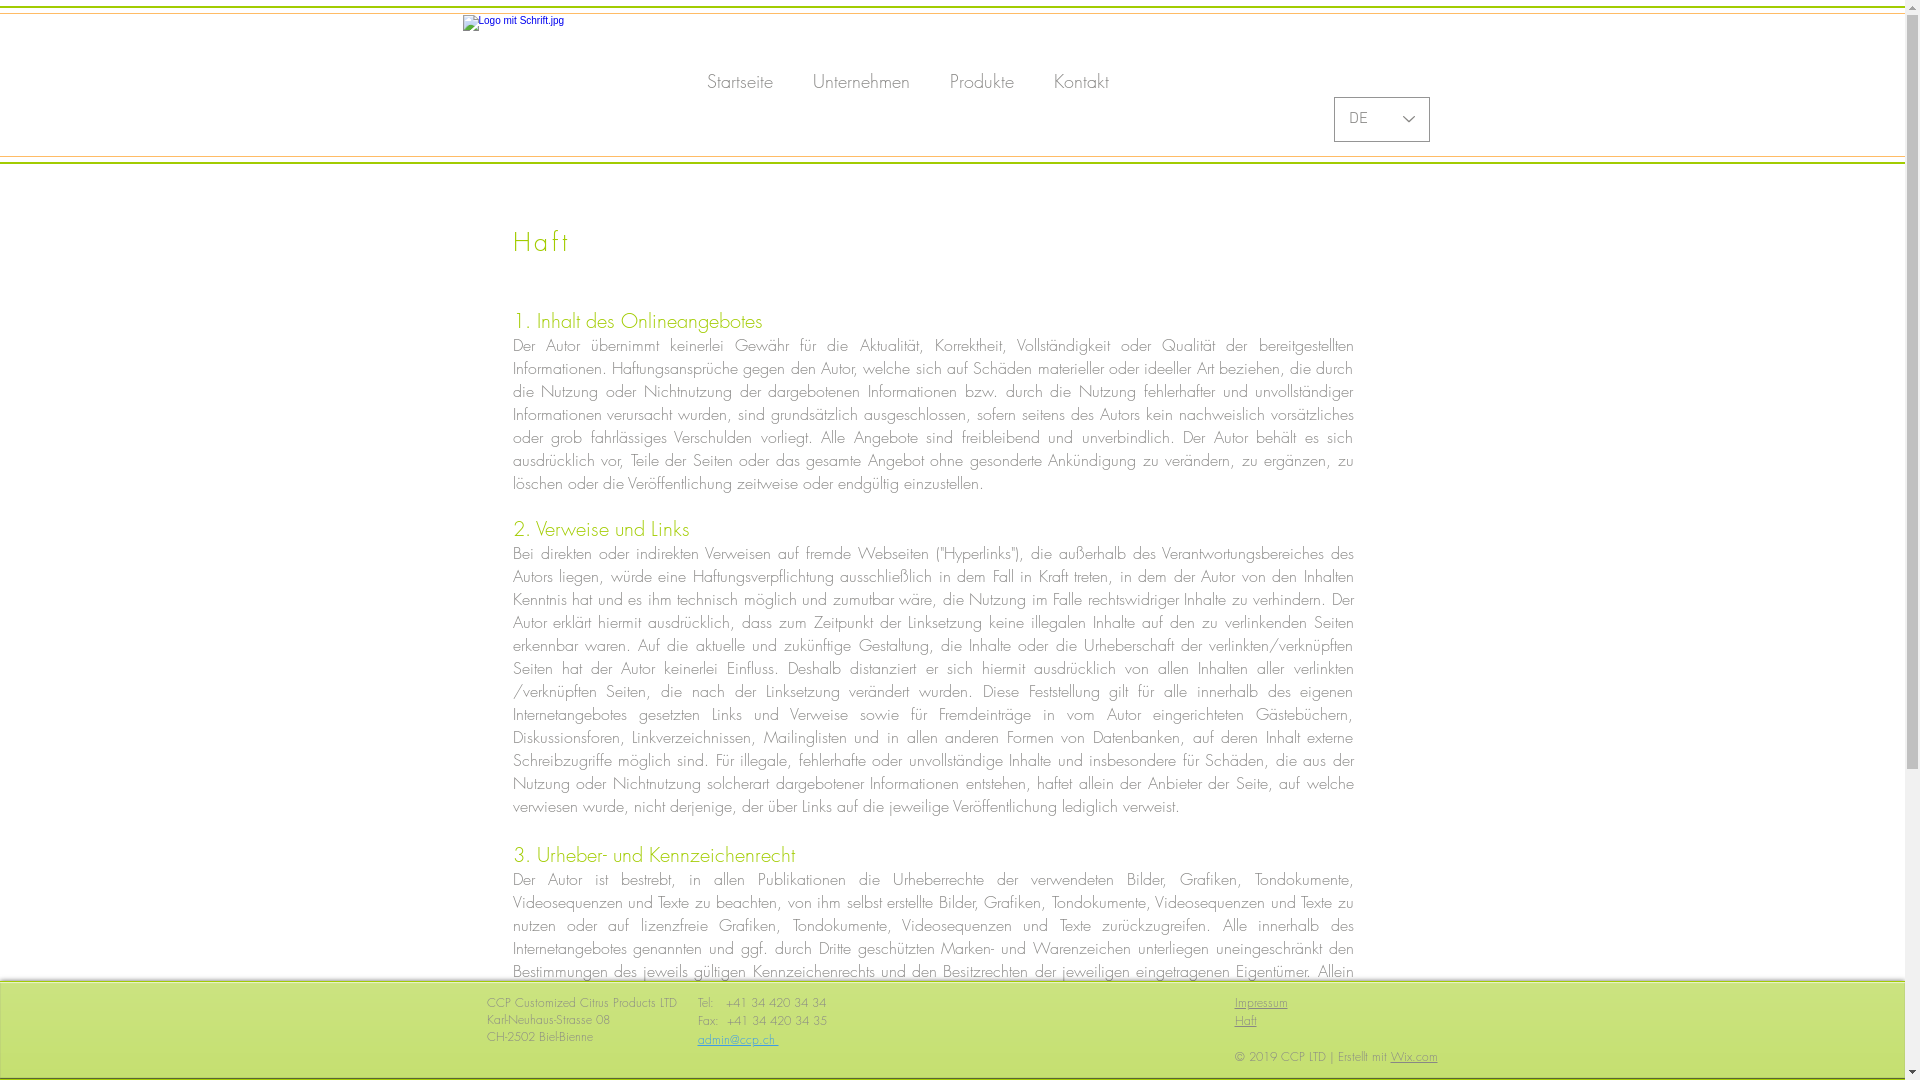  Describe the element at coordinates (738, 80) in the screenshot. I see `'Startseite'` at that location.